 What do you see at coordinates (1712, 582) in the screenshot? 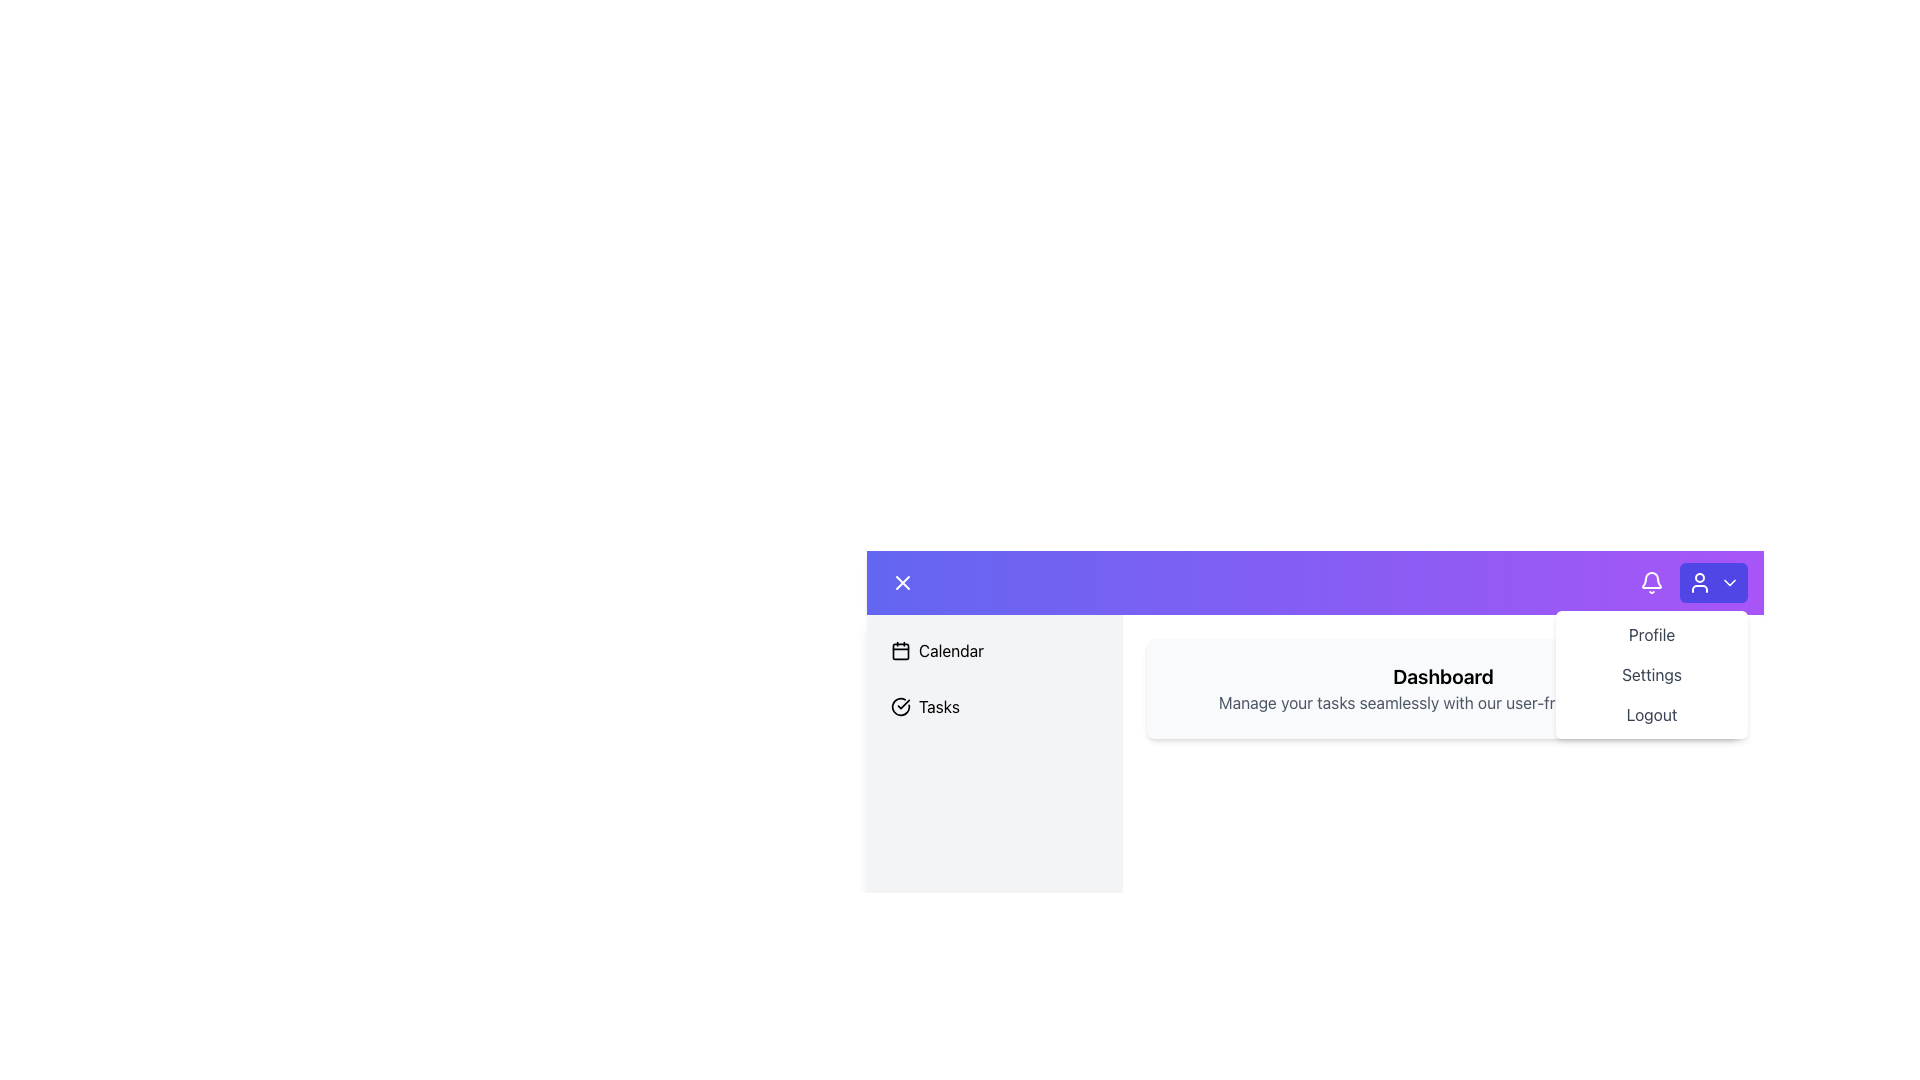
I see `the Dropdown menu trigger button located at the right edge of the top navigation bar` at bounding box center [1712, 582].